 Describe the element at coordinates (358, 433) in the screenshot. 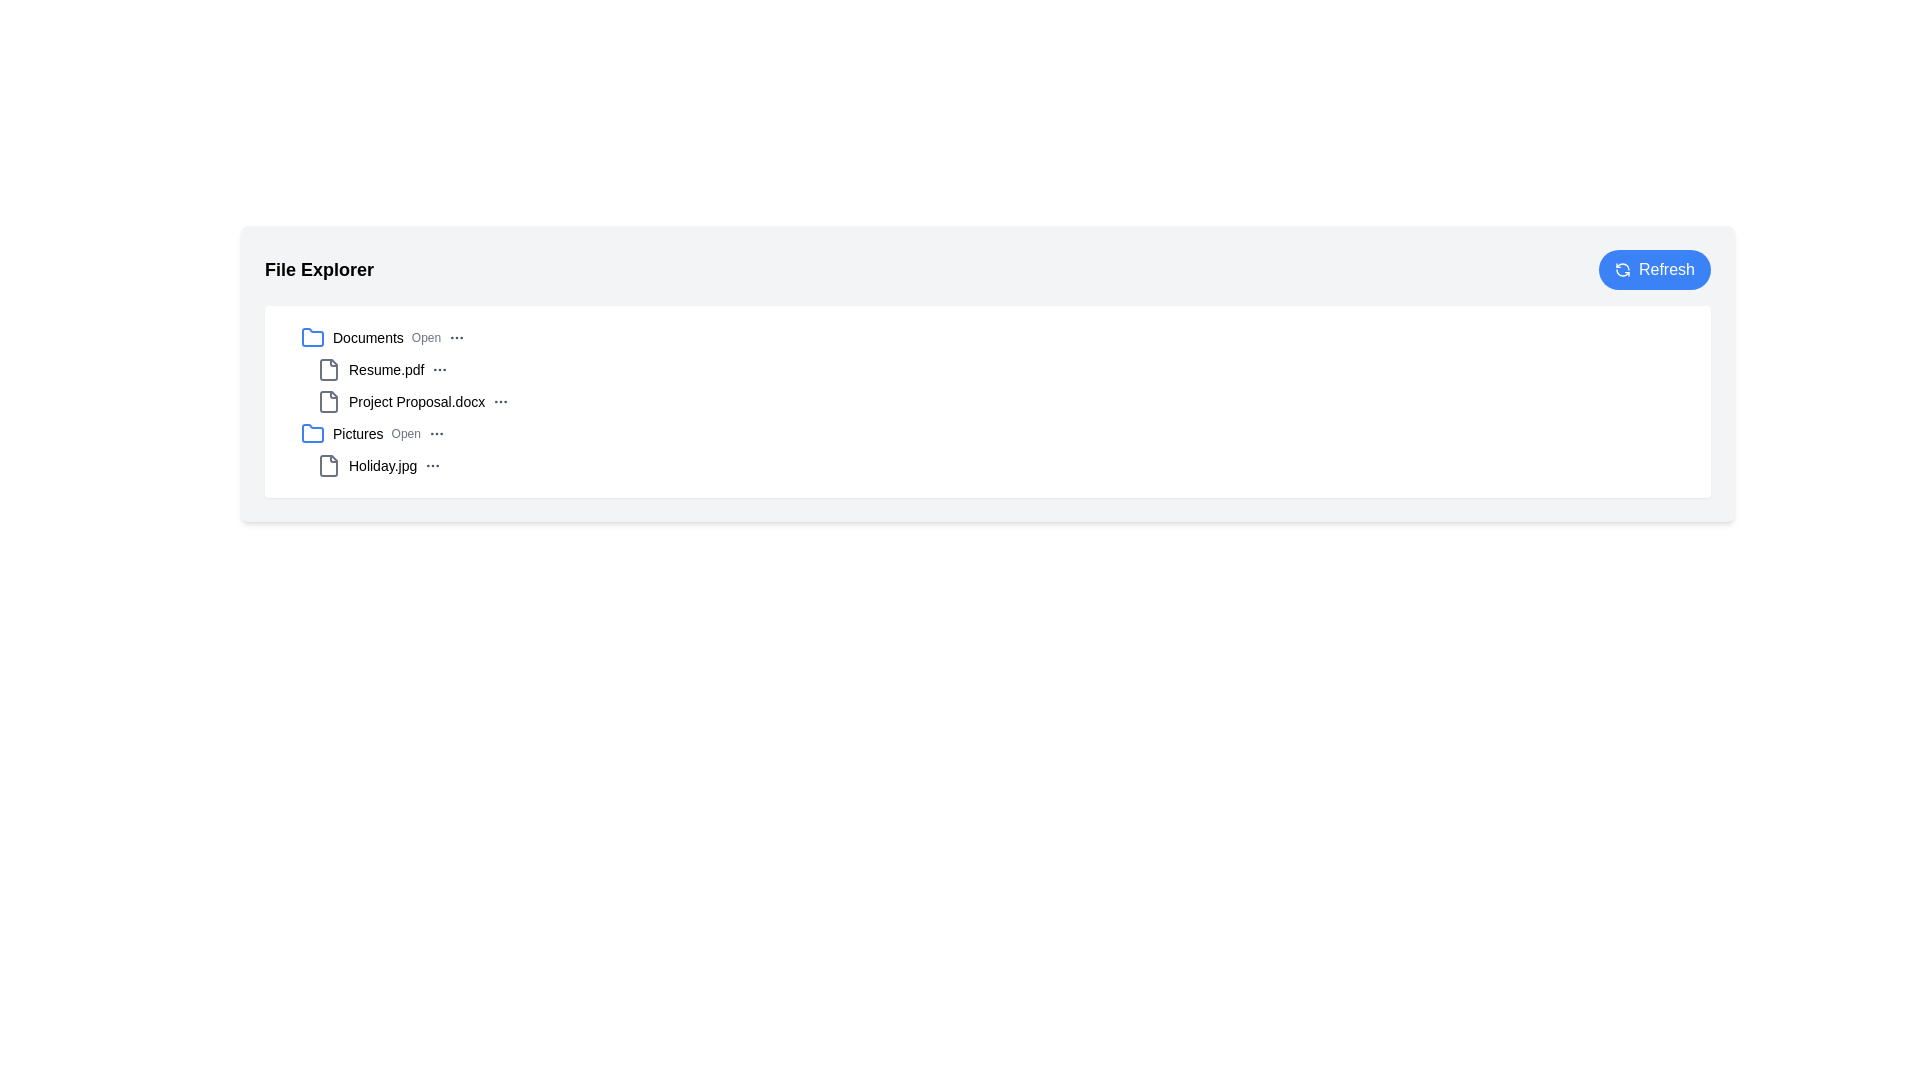

I see `the text label 'Pictures' that describes the associated folder in the file explorer layout, positioned to the right of the blue folder icon and before the smaller text 'Open'` at that location.